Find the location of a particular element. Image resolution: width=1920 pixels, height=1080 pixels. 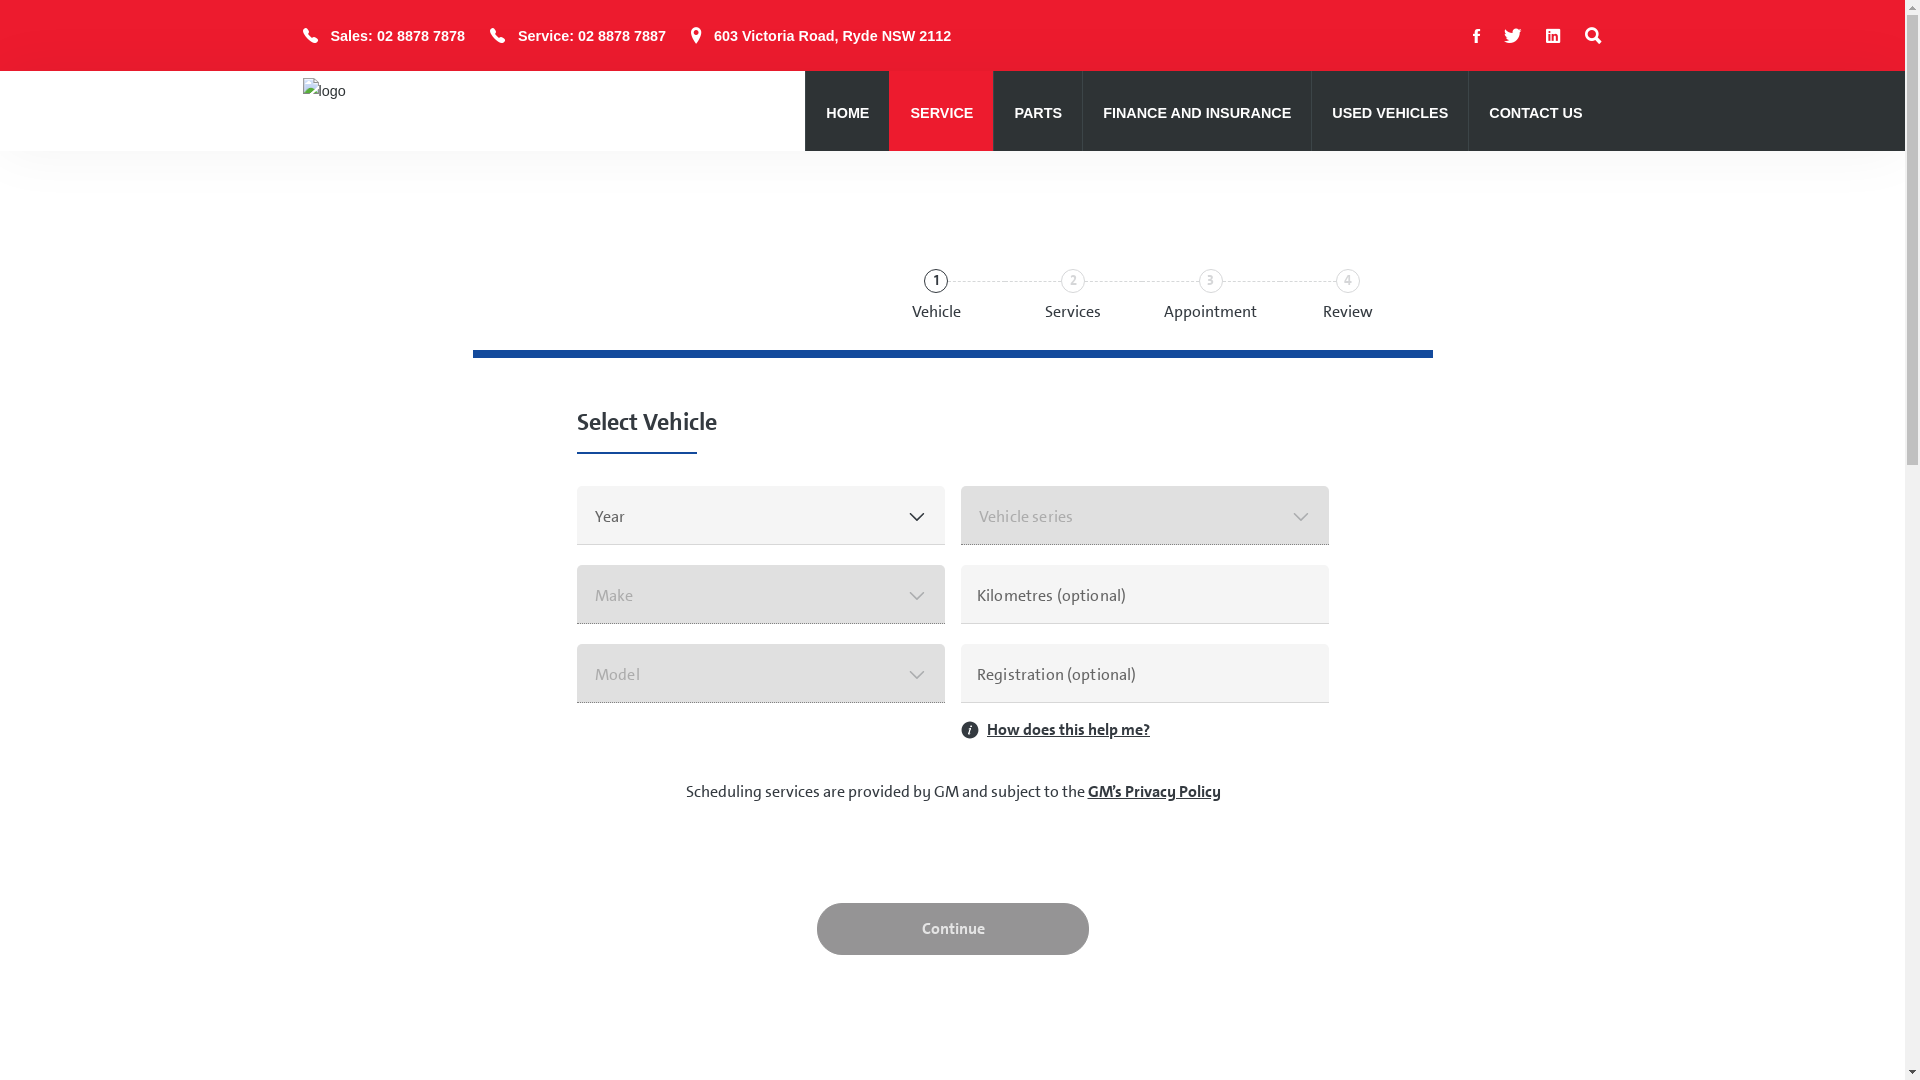

'HOME' is located at coordinates (847, 113).